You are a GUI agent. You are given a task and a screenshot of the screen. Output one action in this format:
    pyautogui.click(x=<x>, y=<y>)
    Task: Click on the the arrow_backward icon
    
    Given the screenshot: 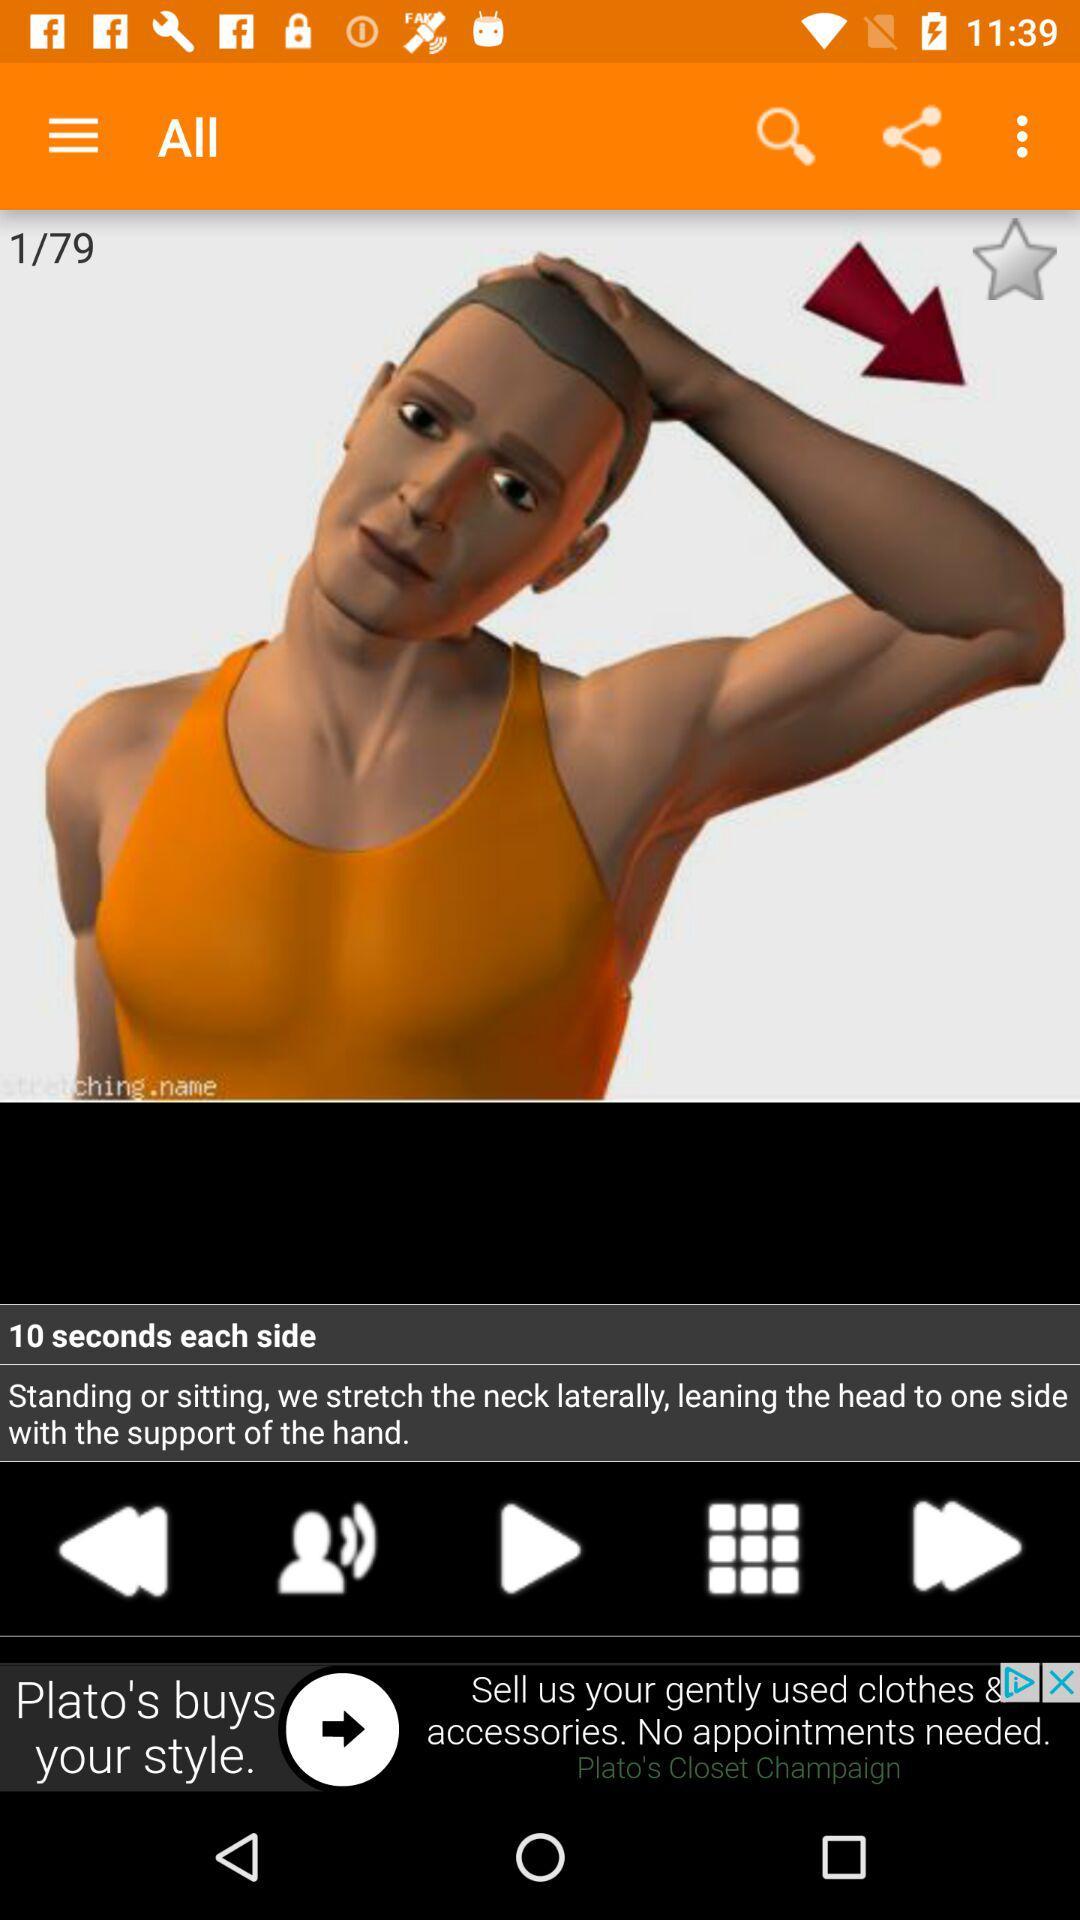 What is the action you would take?
    pyautogui.click(x=114, y=1547)
    